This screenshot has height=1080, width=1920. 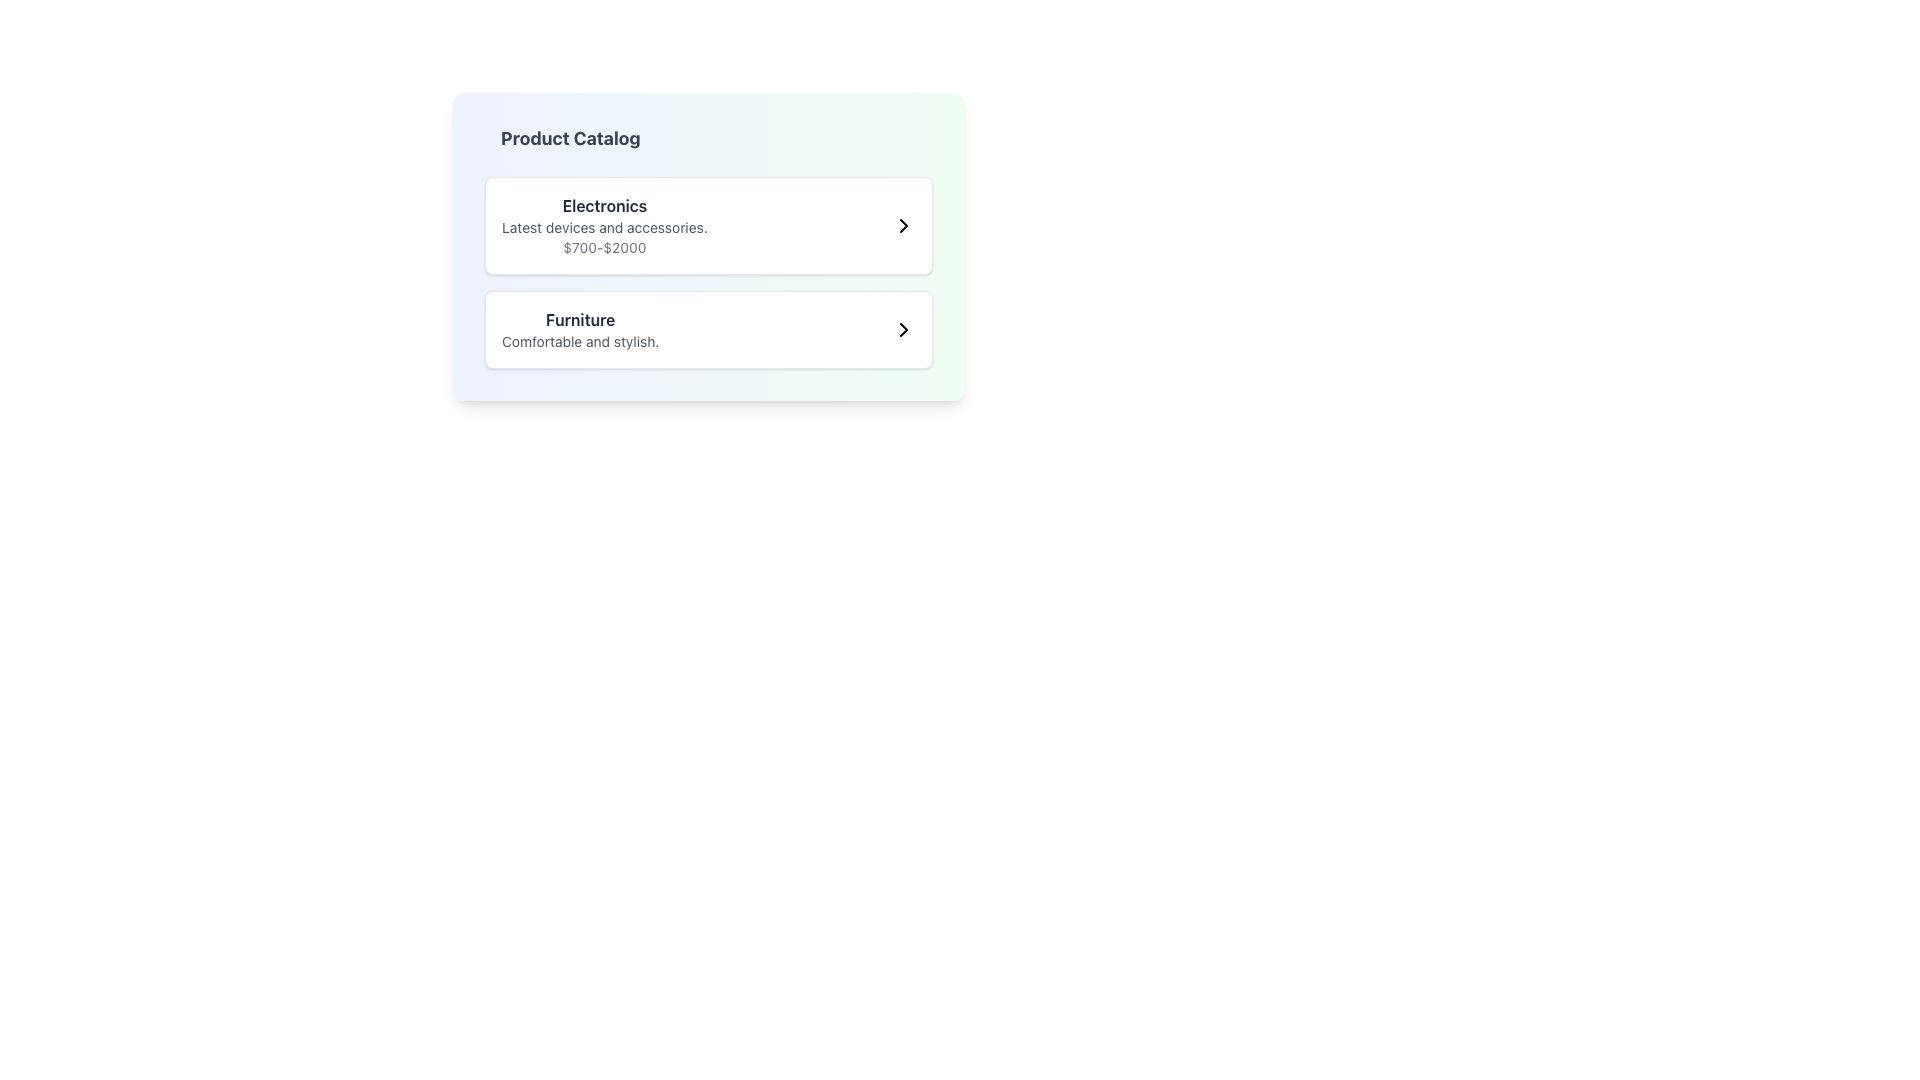 I want to click on the static text element displaying 'Furniture', styled in a medium-sized bold font and dark gray color, located near the top of its section, so click(x=579, y=319).